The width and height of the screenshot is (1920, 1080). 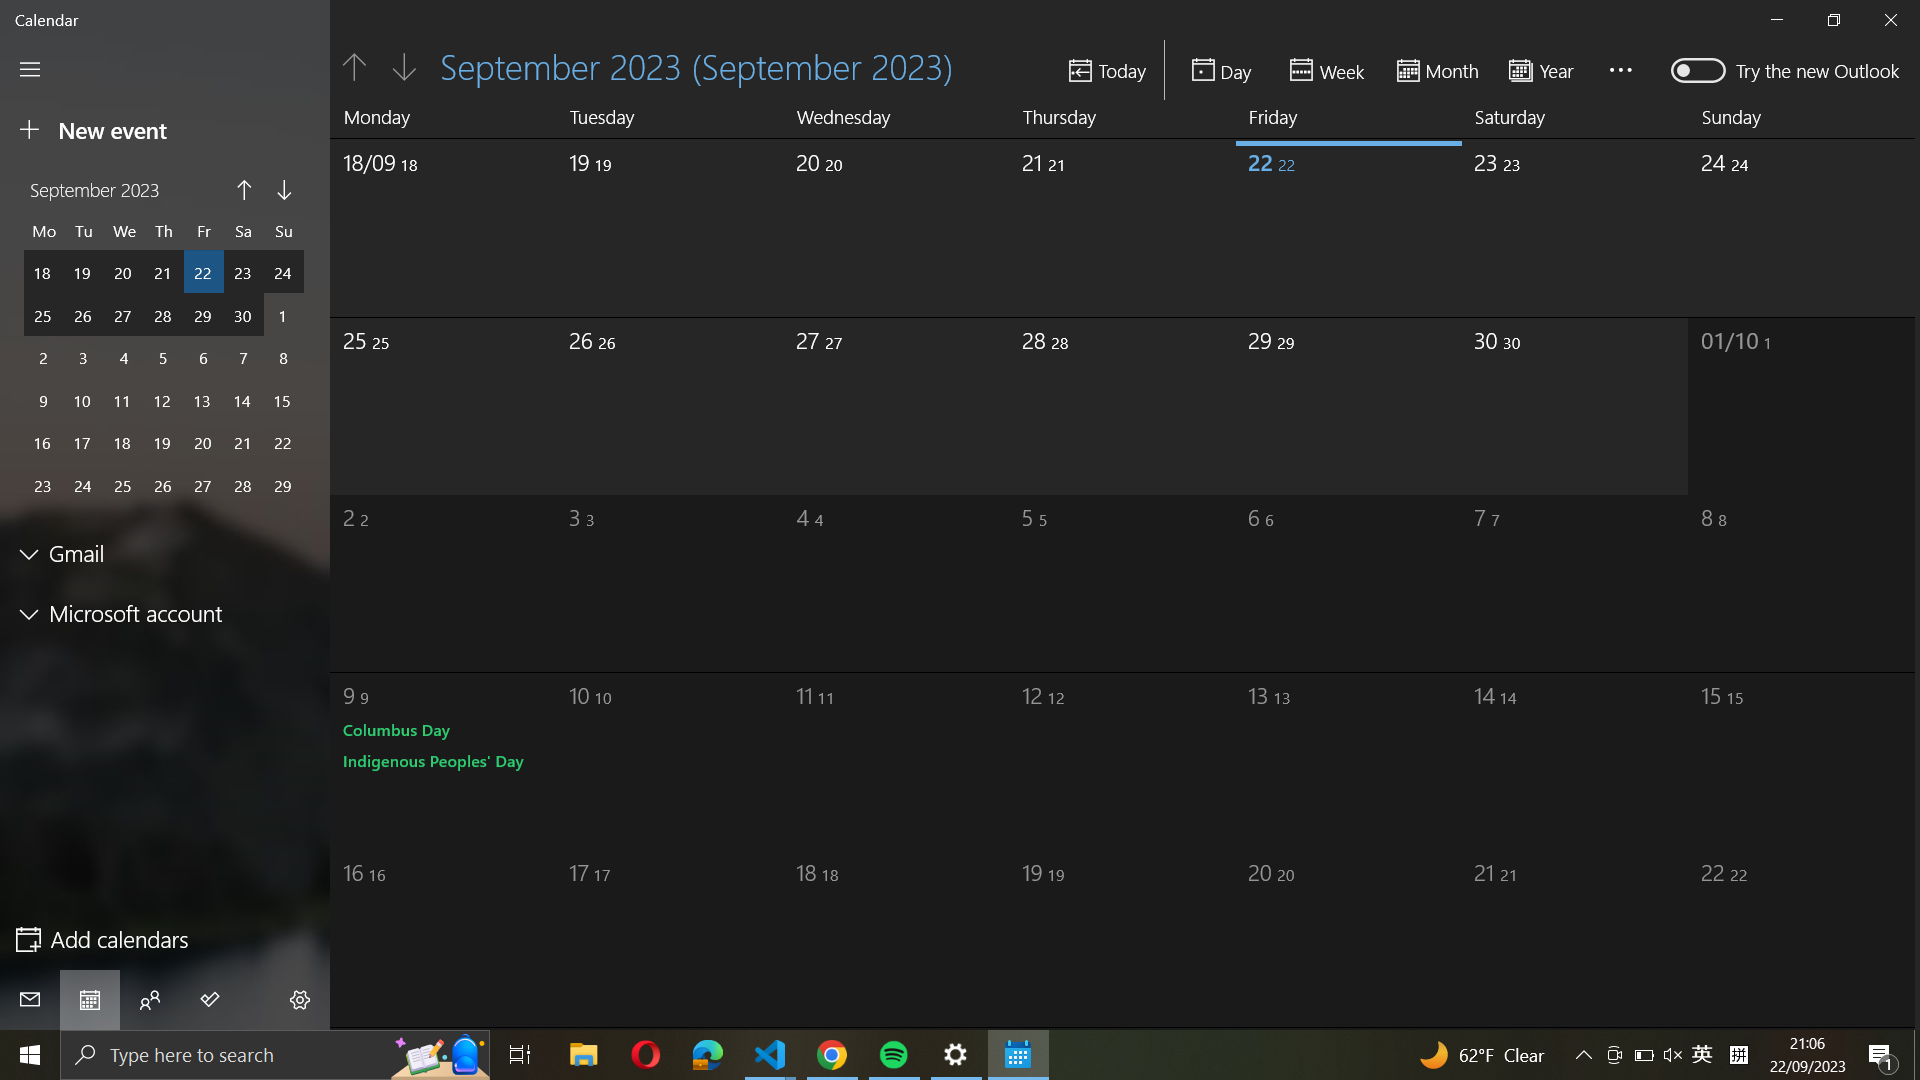 What do you see at coordinates (1437, 68) in the screenshot?
I see `the calendar to monthly view` at bounding box center [1437, 68].